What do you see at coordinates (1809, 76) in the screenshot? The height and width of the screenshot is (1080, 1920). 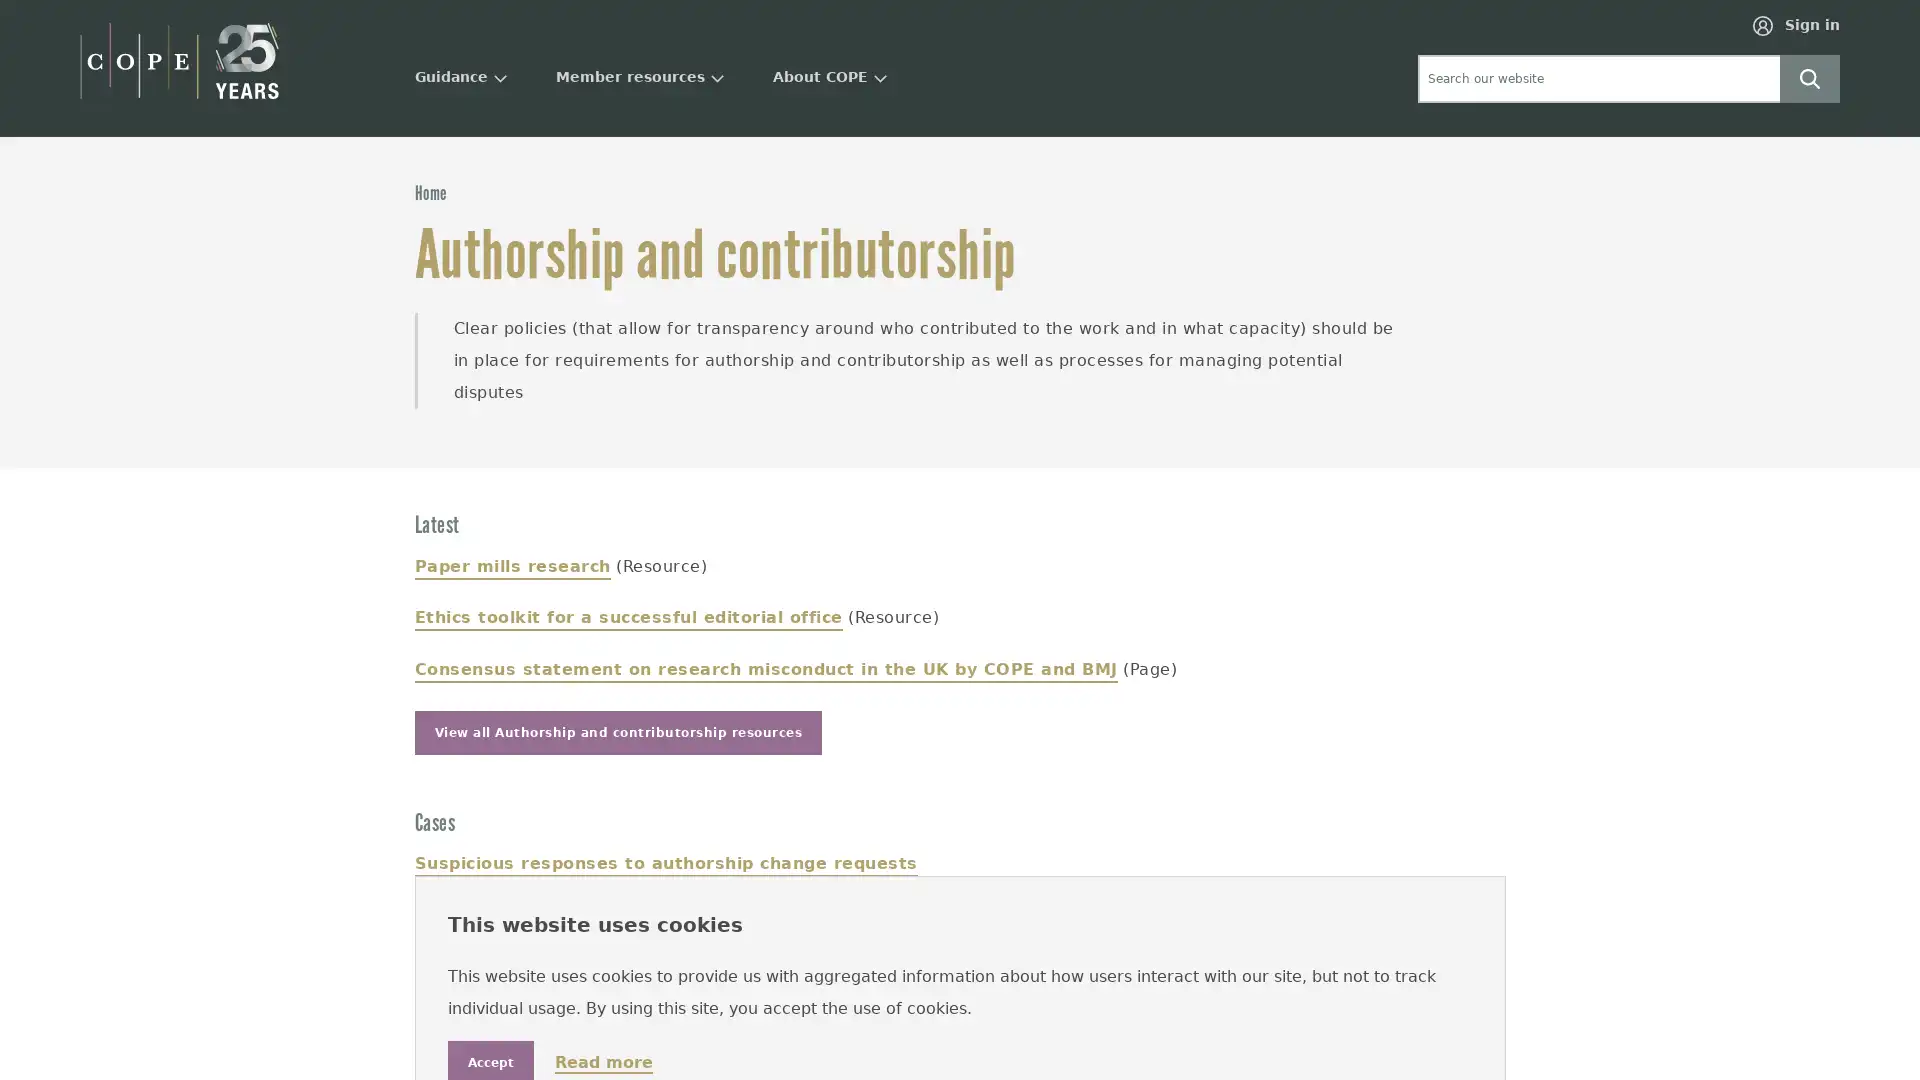 I see `Search` at bounding box center [1809, 76].